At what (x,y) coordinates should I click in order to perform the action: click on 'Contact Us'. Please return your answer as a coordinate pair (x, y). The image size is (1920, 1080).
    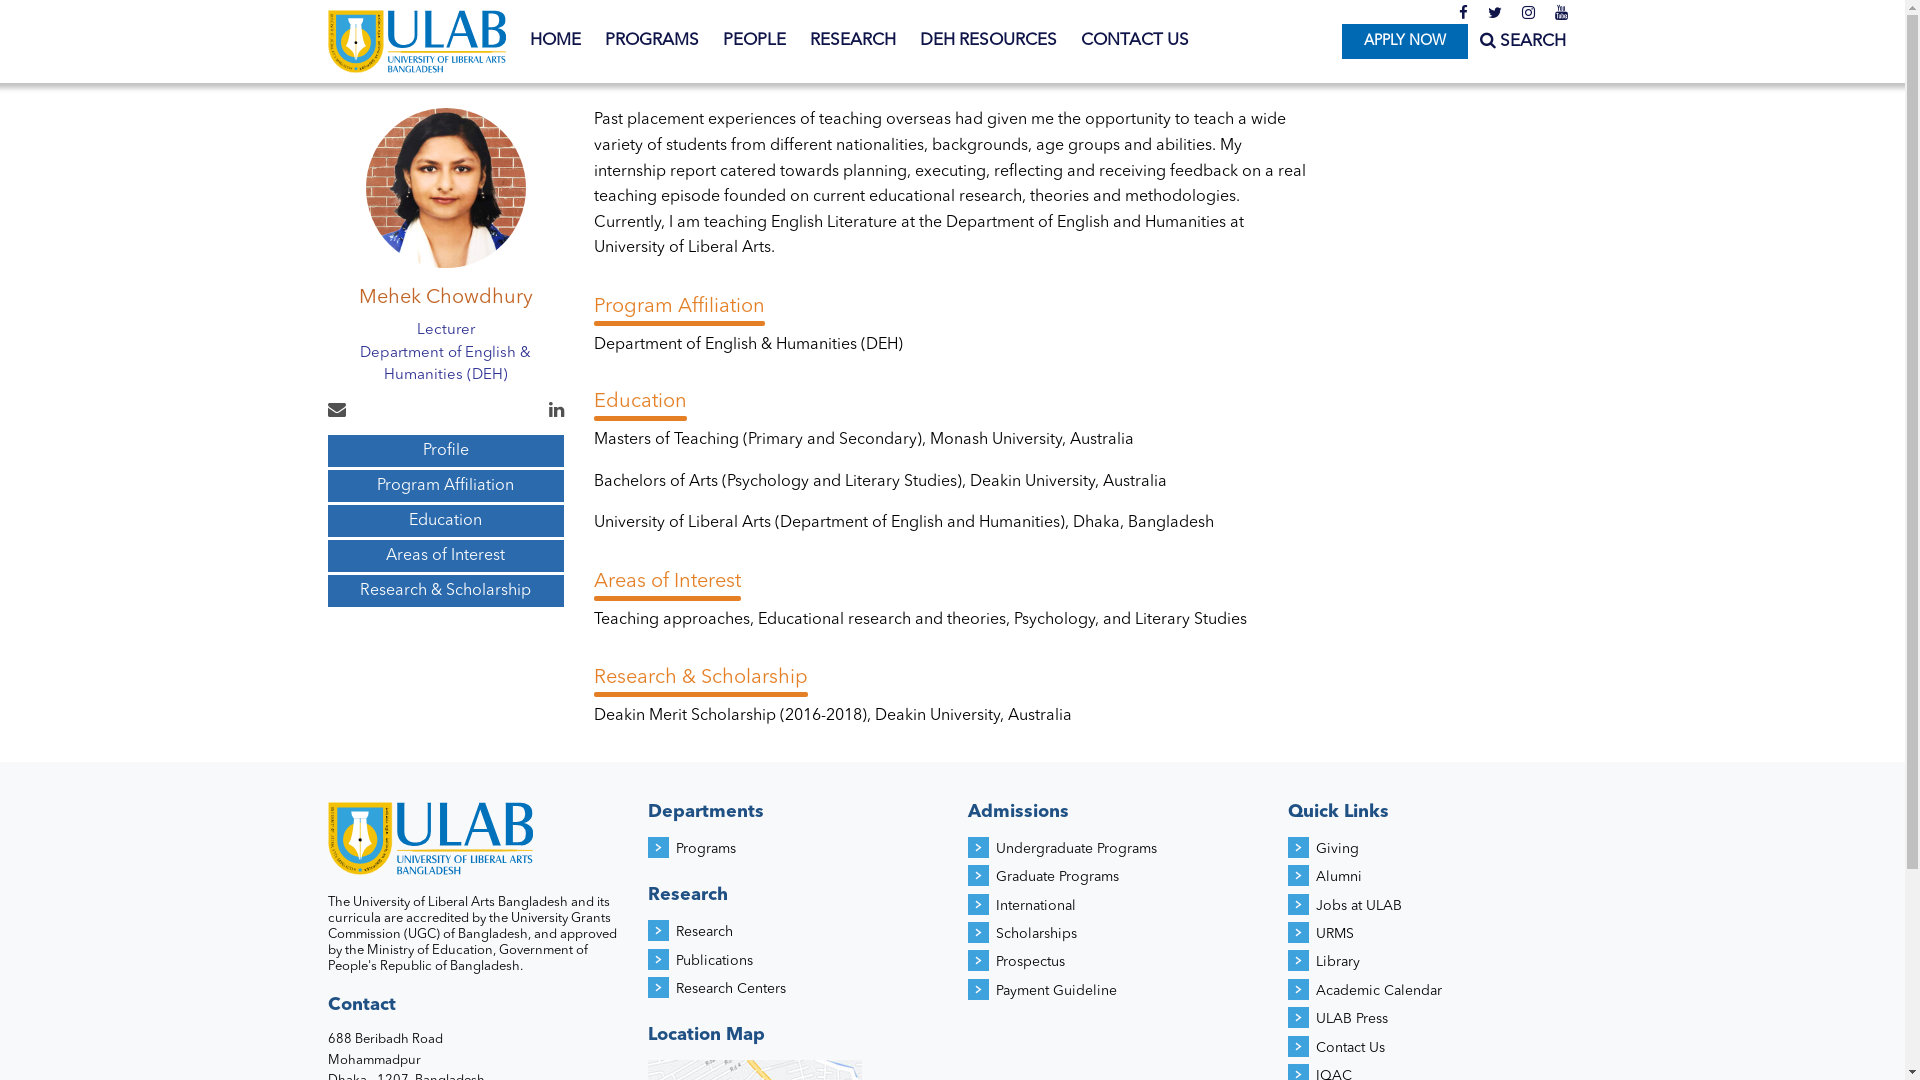
    Looking at the image, I should click on (1350, 1047).